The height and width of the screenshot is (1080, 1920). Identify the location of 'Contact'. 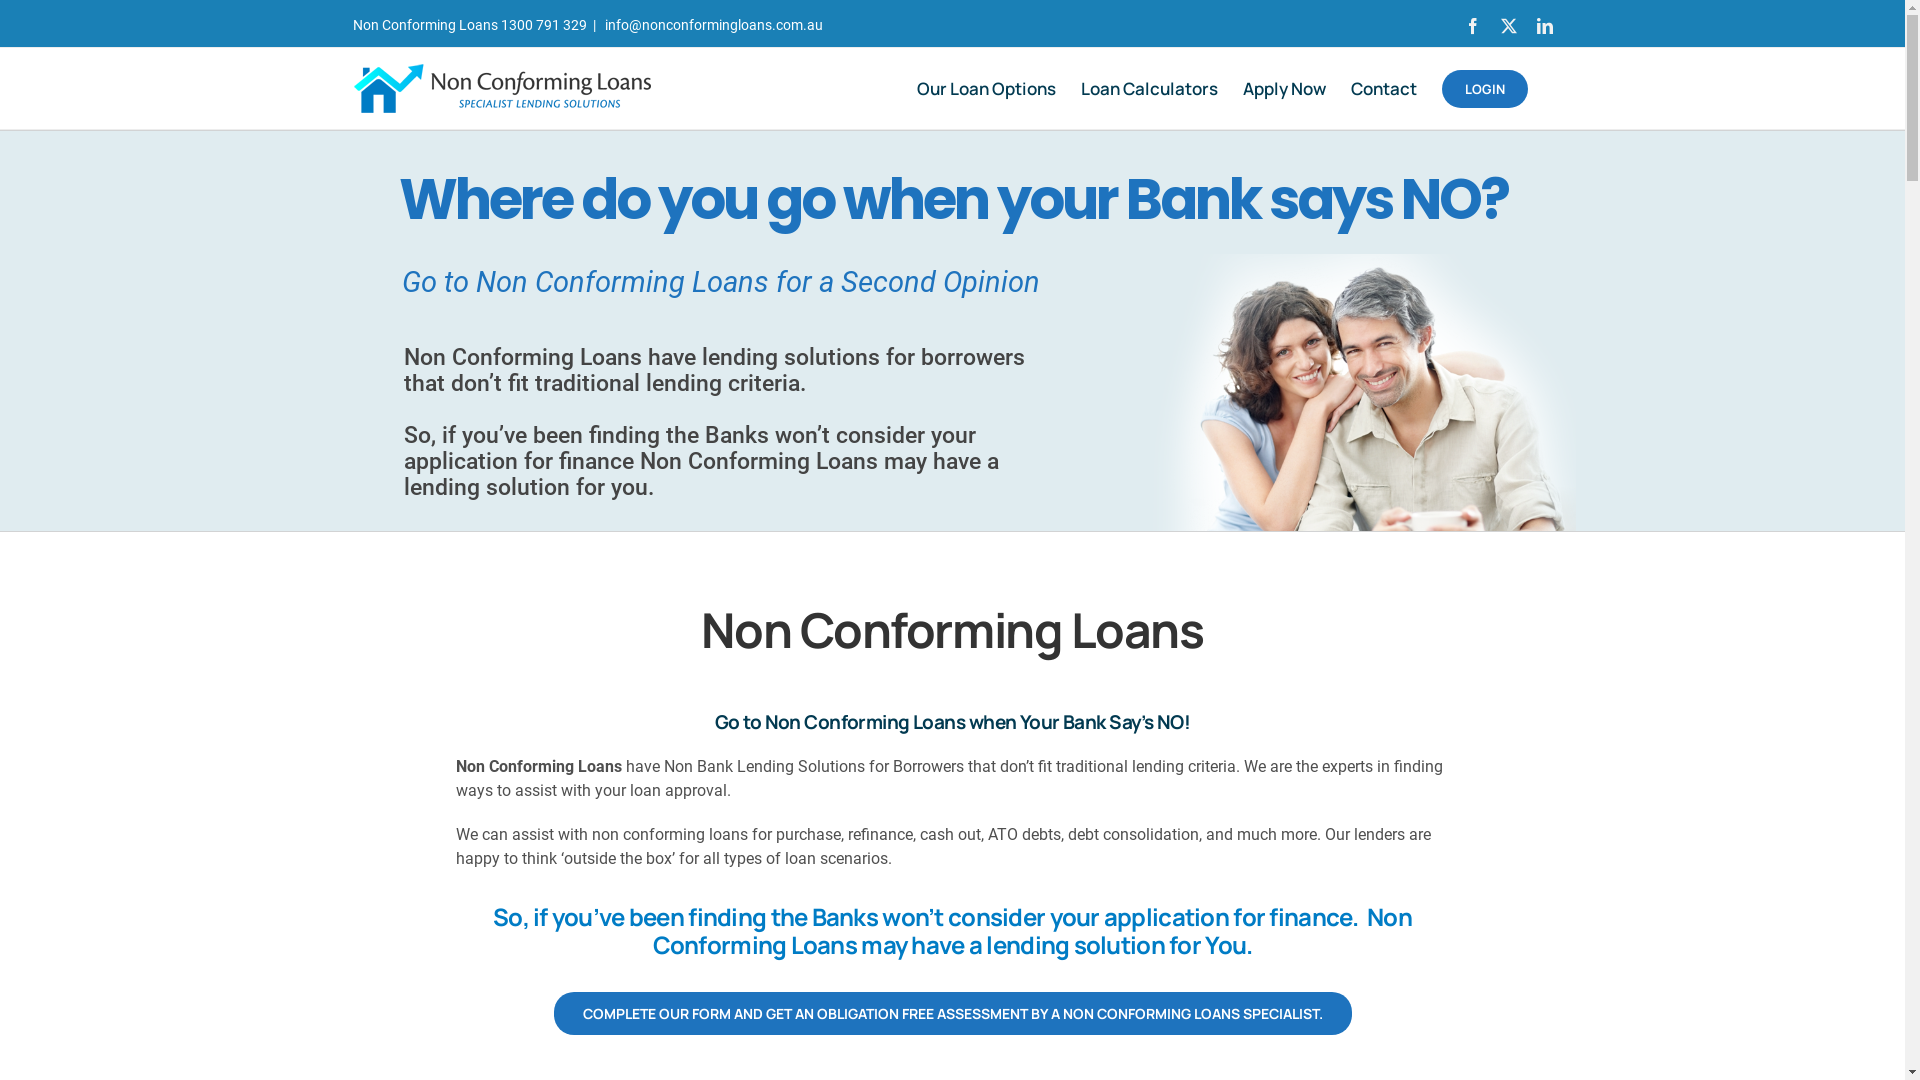
(1381, 87).